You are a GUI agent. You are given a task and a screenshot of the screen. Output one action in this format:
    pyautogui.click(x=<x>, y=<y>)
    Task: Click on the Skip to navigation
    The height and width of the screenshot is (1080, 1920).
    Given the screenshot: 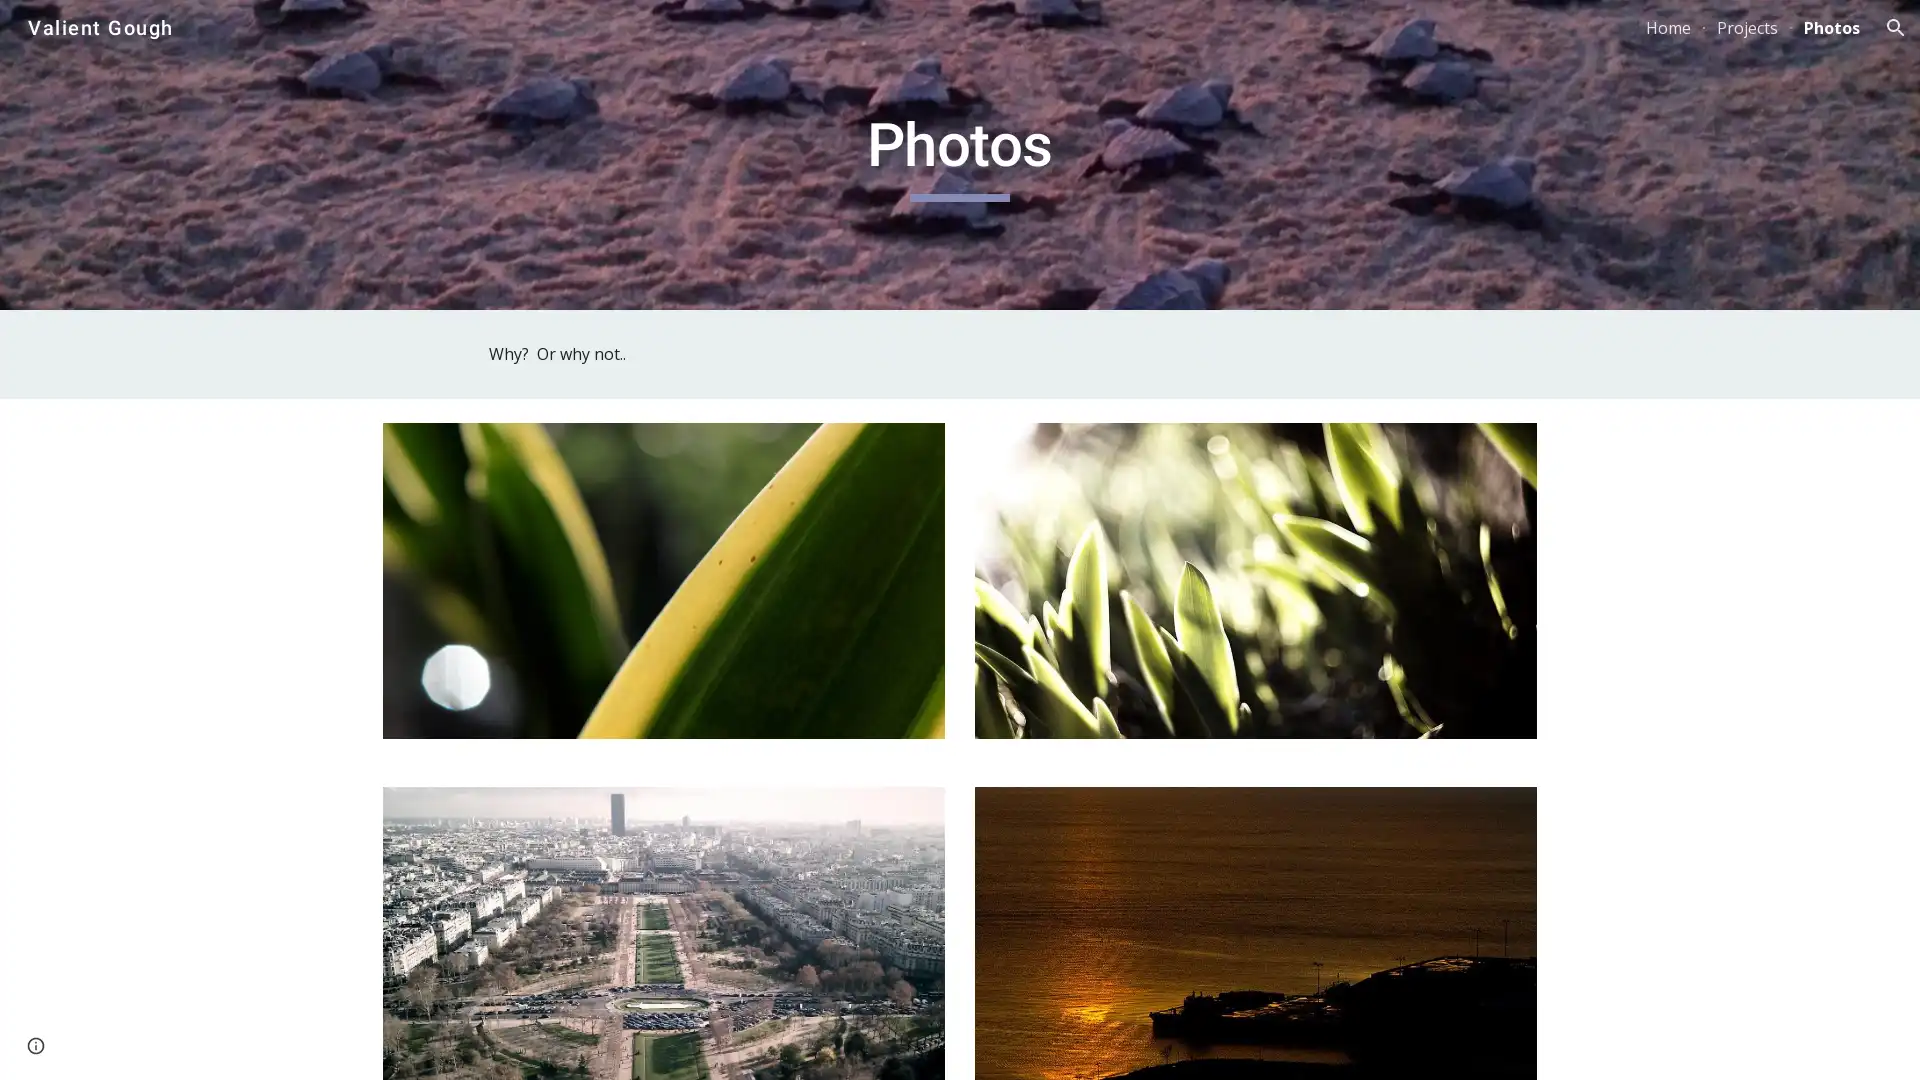 What is the action you would take?
    pyautogui.click(x=1139, y=37)
    